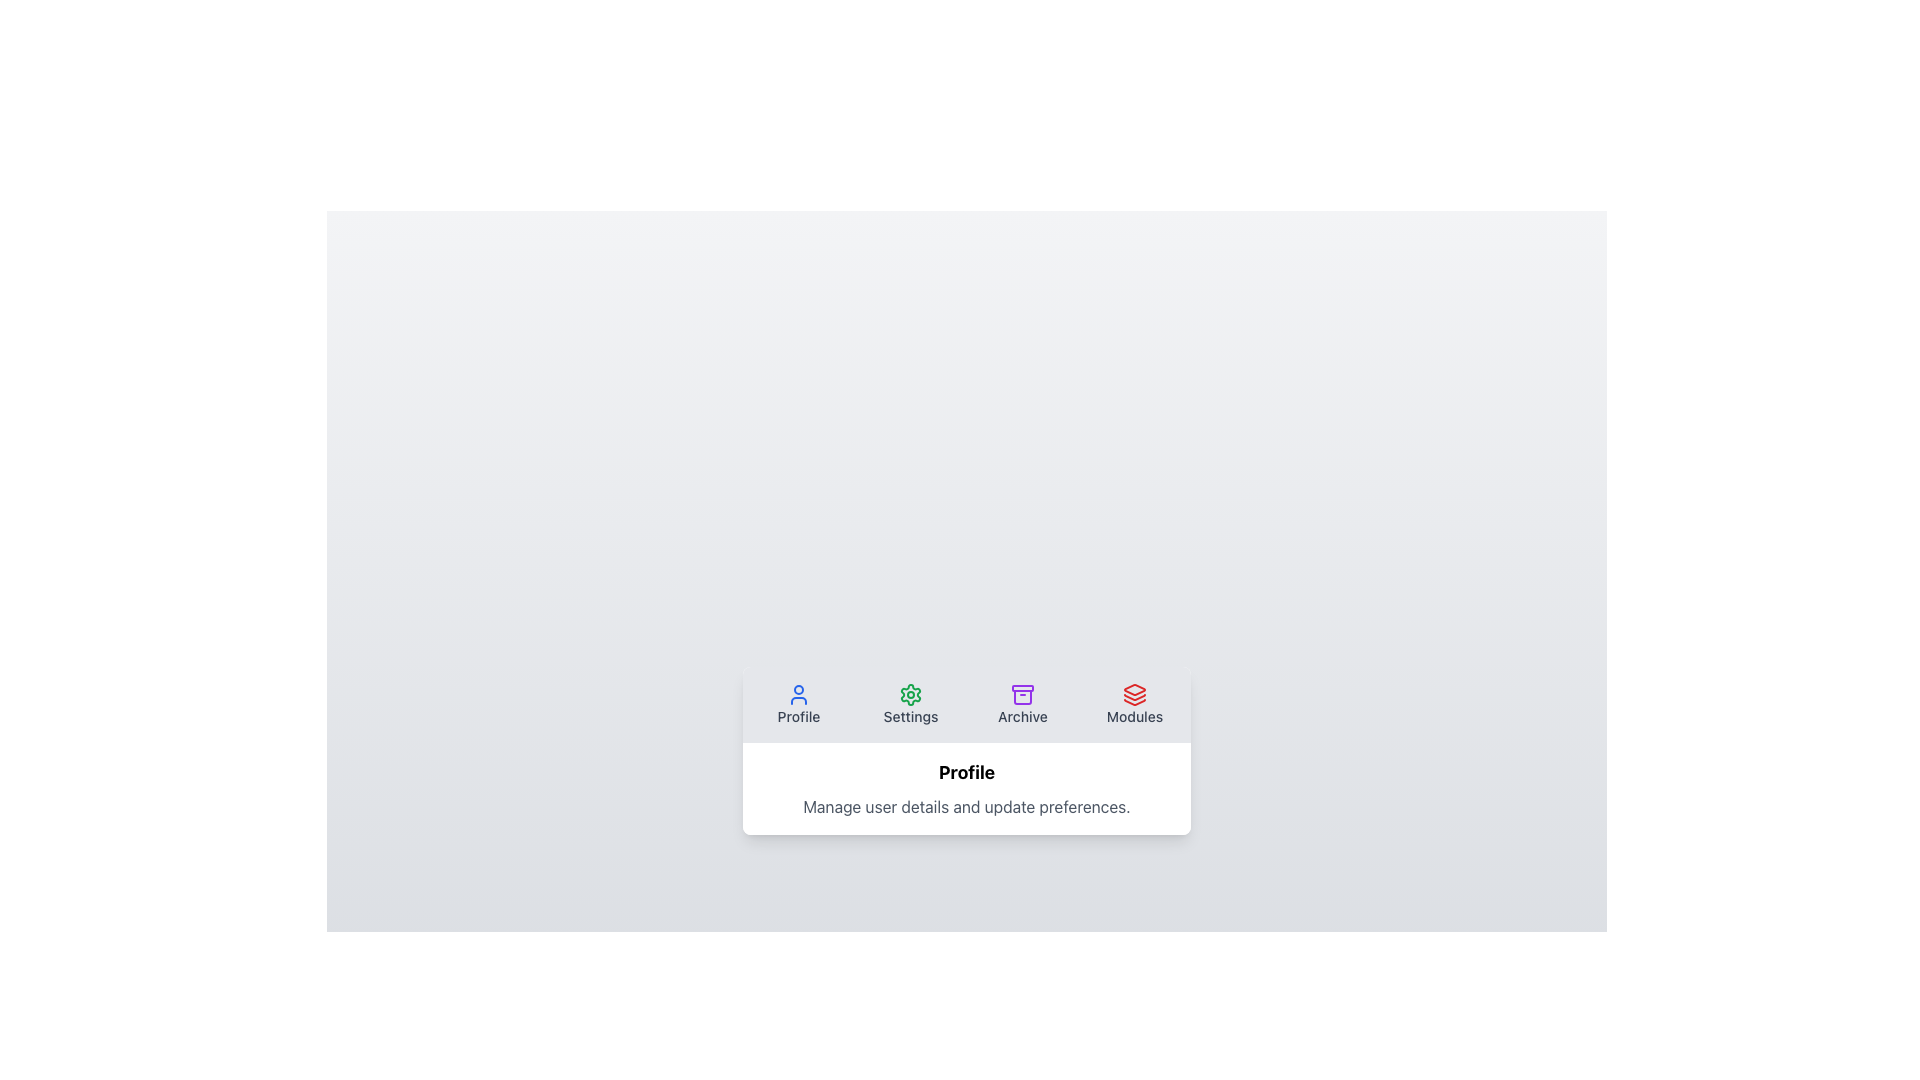 The image size is (1920, 1080). What do you see at coordinates (910, 716) in the screenshot?
I see `the 'Settings' text label, which is styled in a dark color and located below the settings icon` at bounding box center [910, 716].